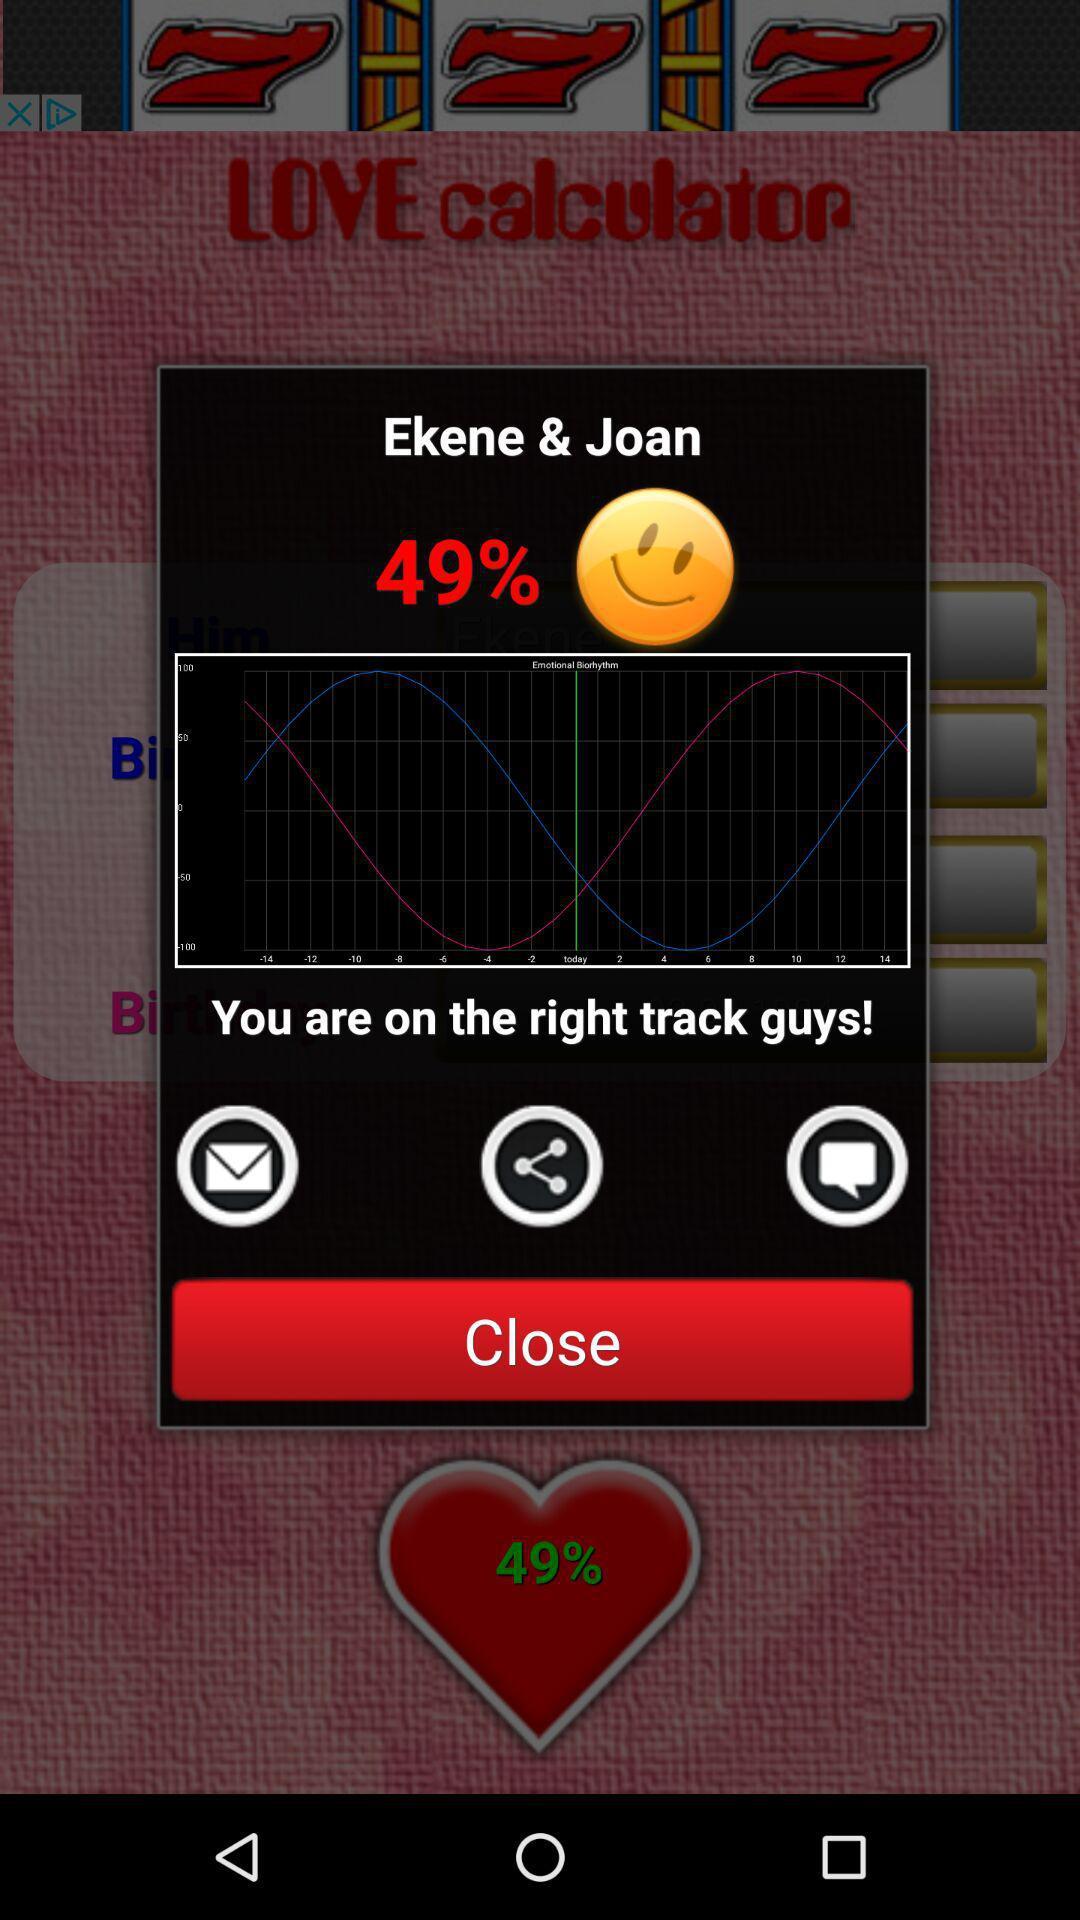  Describe the element at coordinates (236, 1166) in the screenshot. I see `send a message` at that location.